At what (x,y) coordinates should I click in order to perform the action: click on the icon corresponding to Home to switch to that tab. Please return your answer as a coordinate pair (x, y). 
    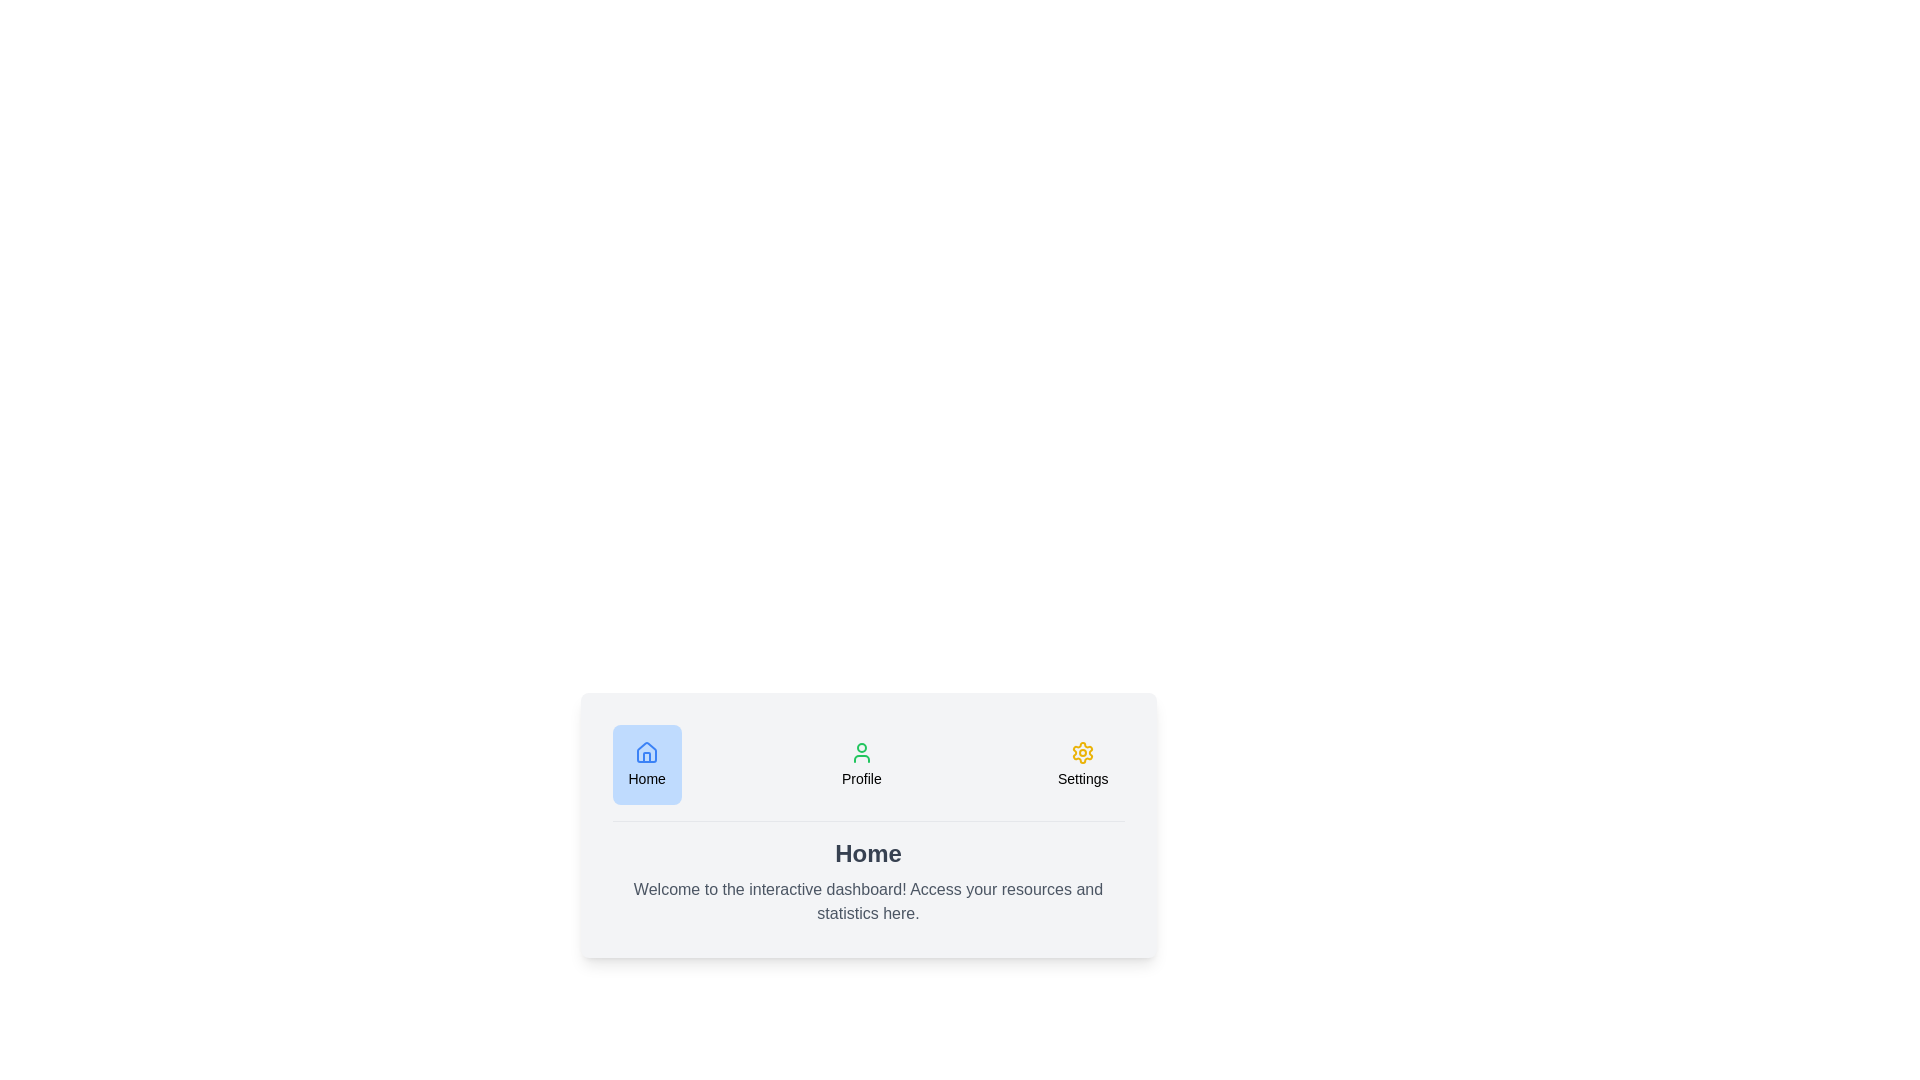
    Looking at the image, I should click on (647, 764).